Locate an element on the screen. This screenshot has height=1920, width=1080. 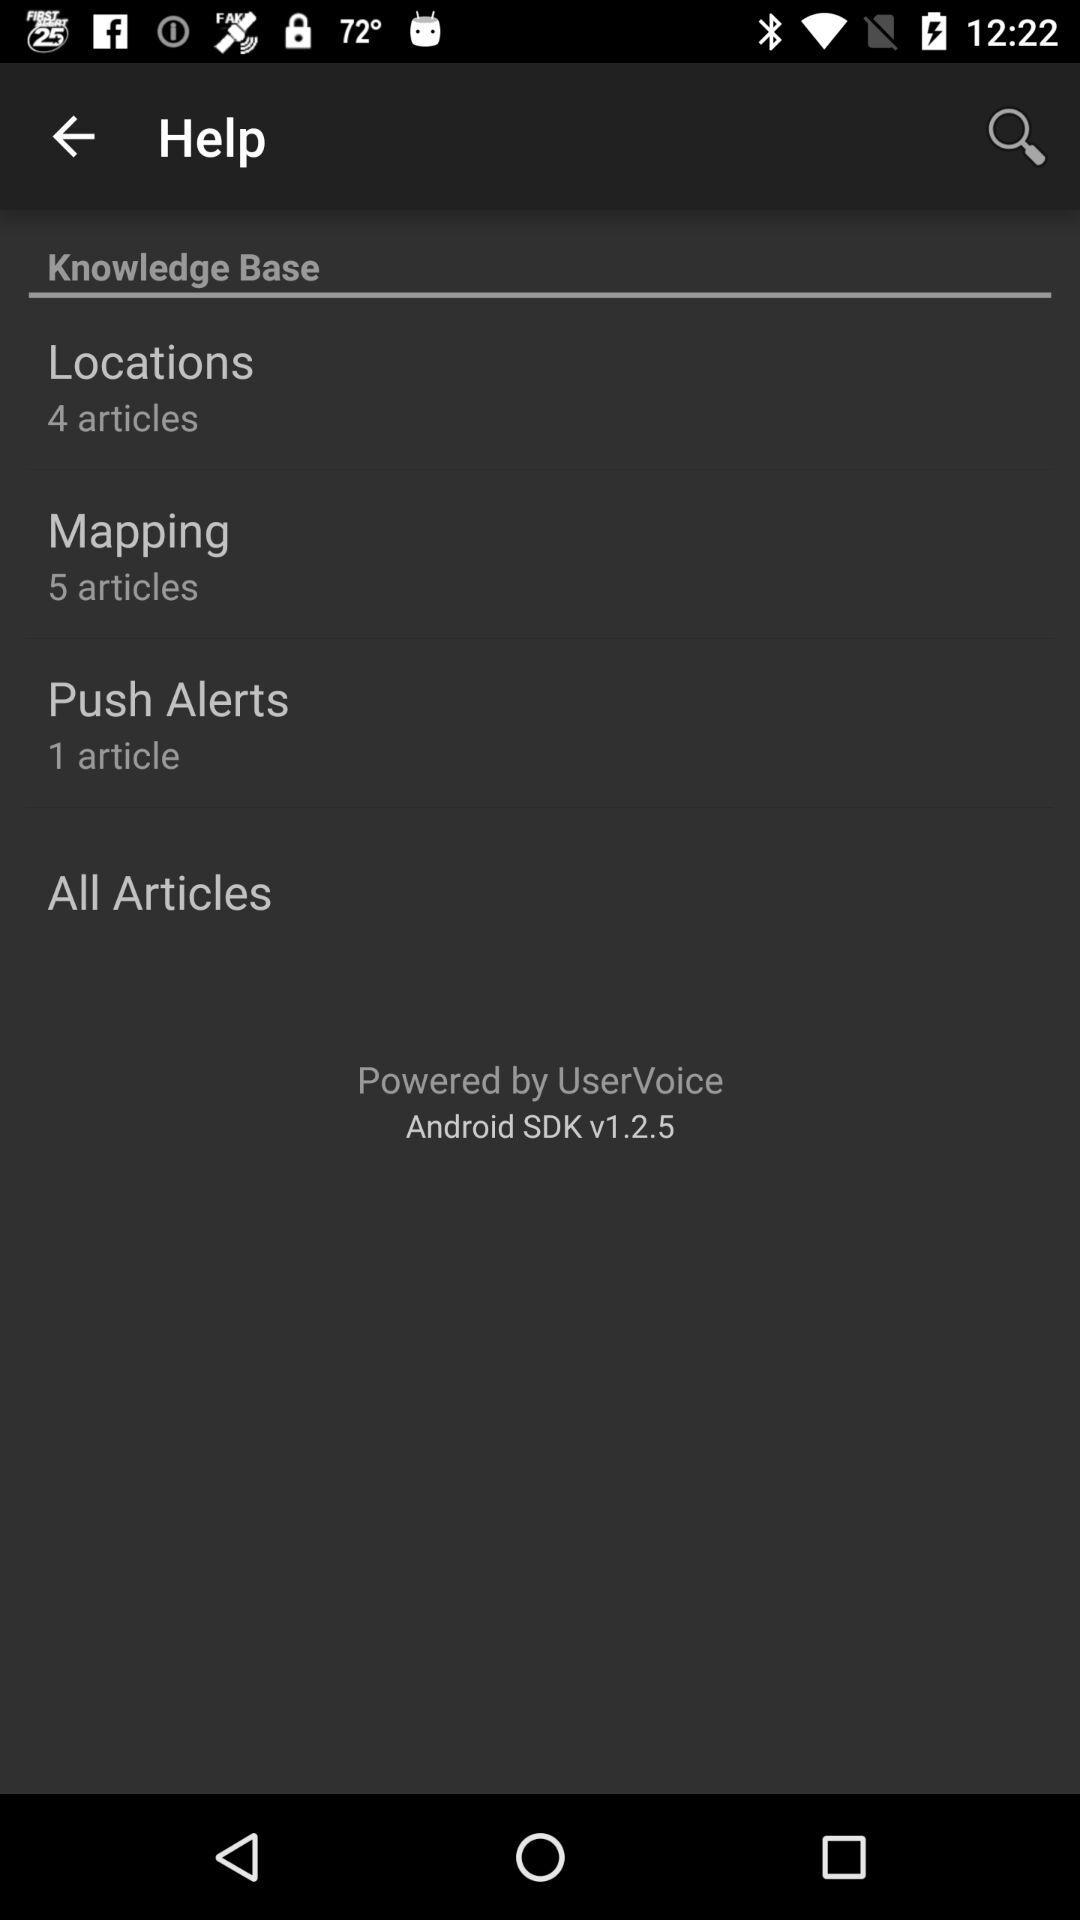
app next to the help is located at coordinates (72, 135).